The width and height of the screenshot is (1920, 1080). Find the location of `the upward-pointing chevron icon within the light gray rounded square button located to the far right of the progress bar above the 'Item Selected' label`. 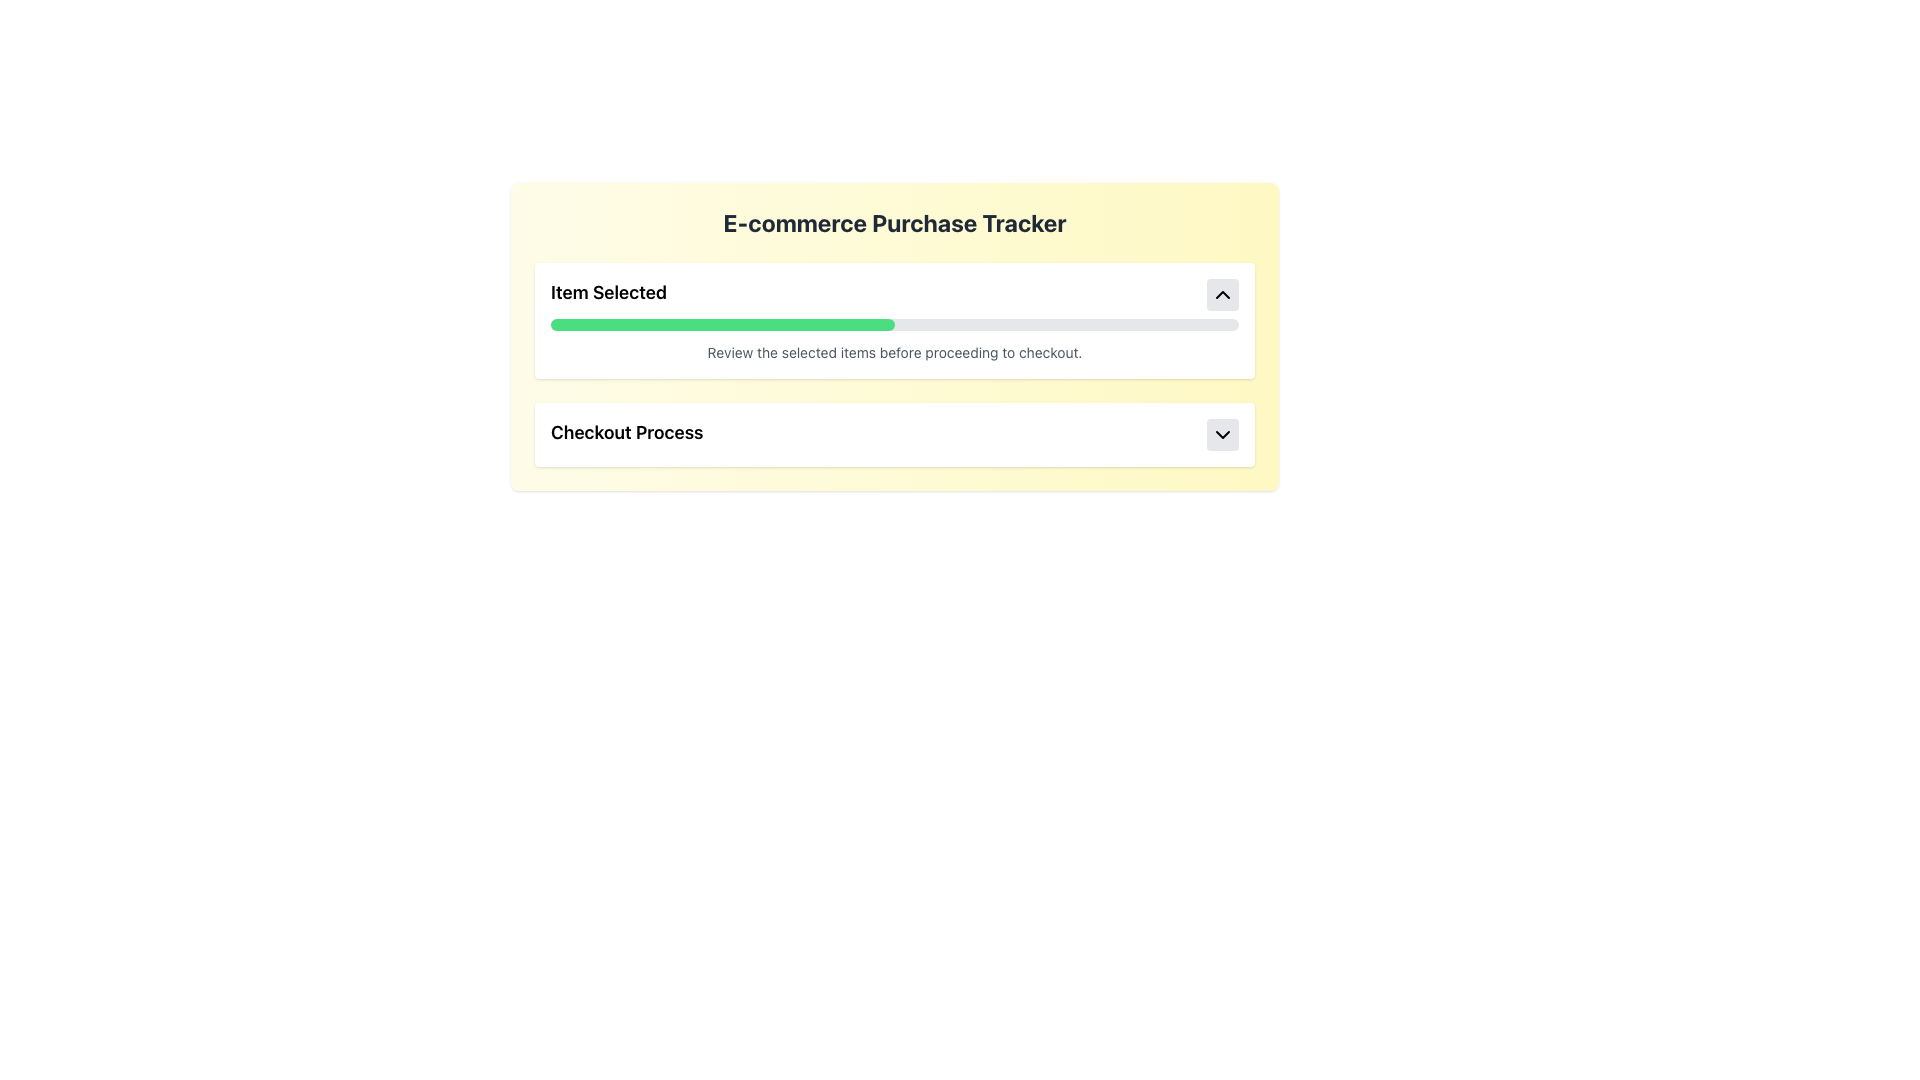

the upward-pointing chevron icon within the light gray rounded square button located to the far right of the progress bar above the 'Item Selected' label is located at coordinates (1222, 294).